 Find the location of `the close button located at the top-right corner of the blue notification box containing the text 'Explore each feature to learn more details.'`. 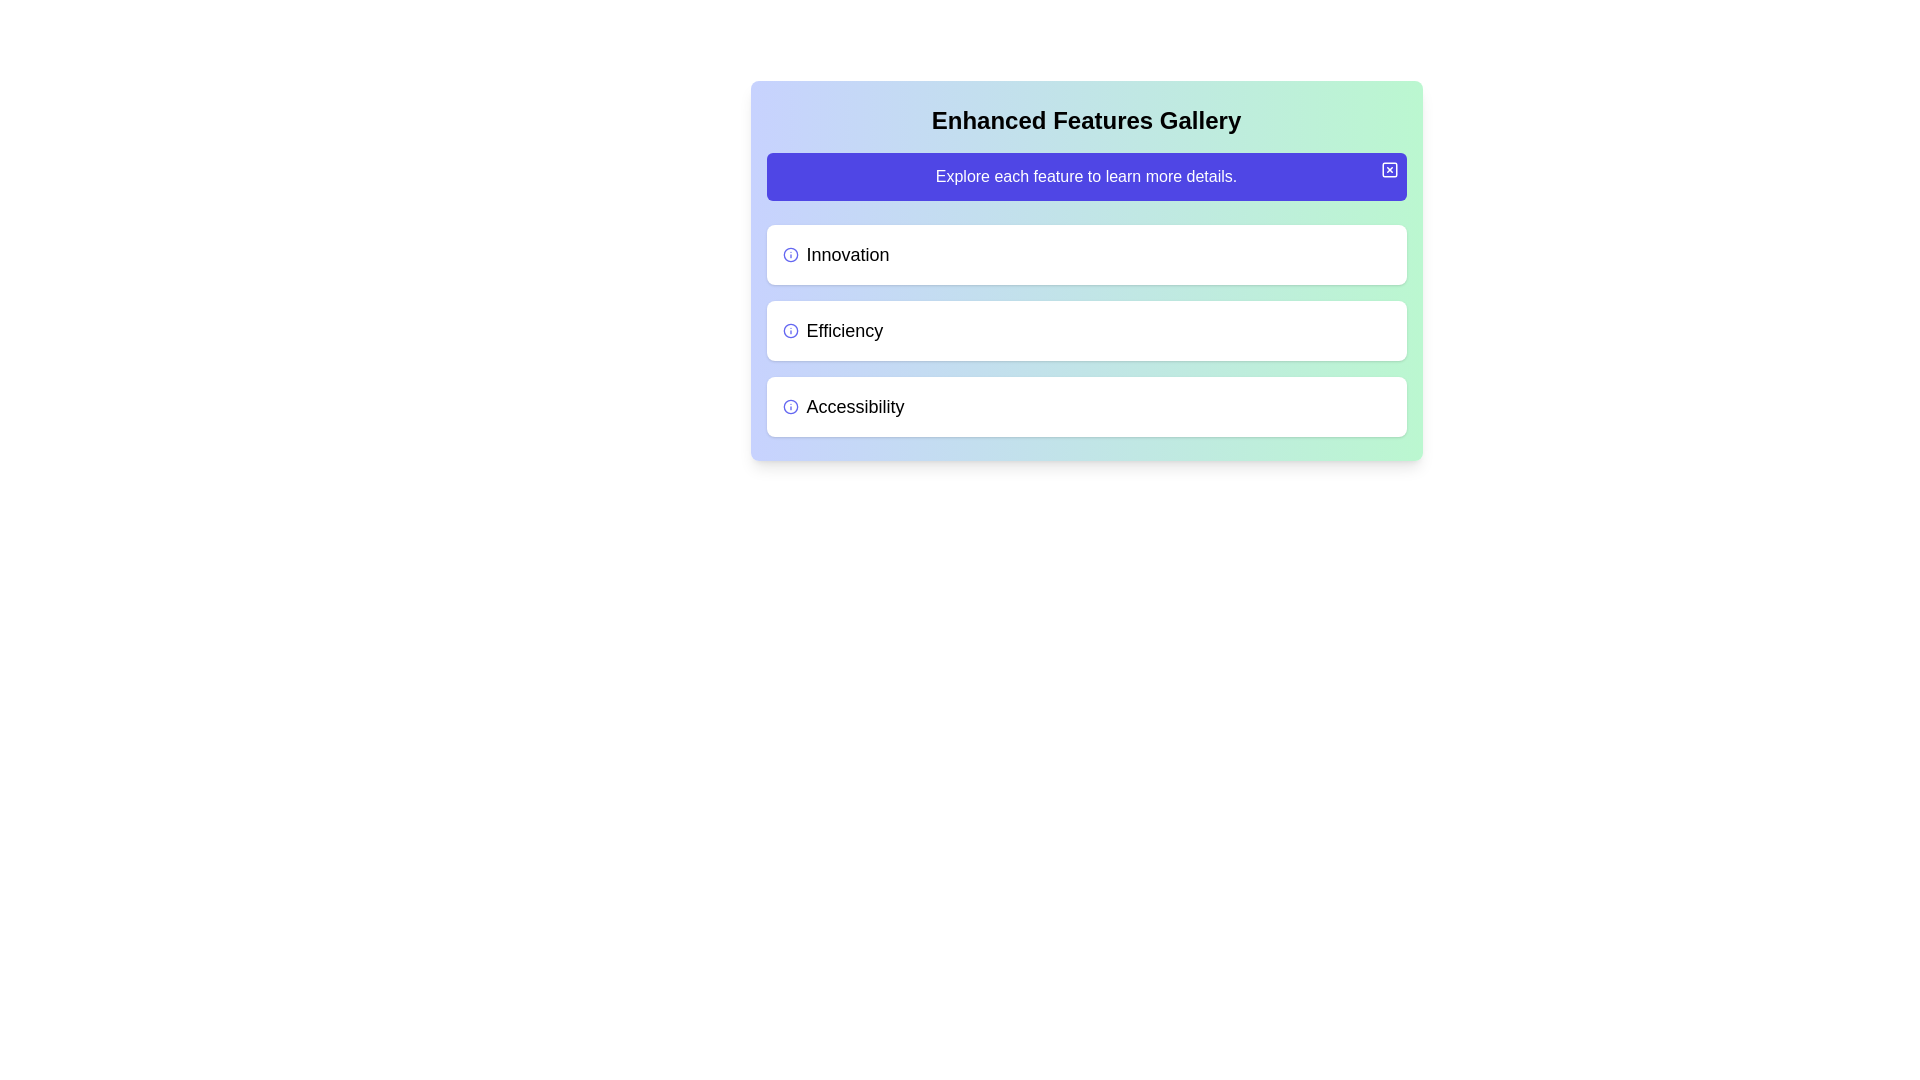

the close button located at the top-right corner of the blue notification box containing the text 'Explore each feature to learn more details.' is located at coordinates (1388, 168).